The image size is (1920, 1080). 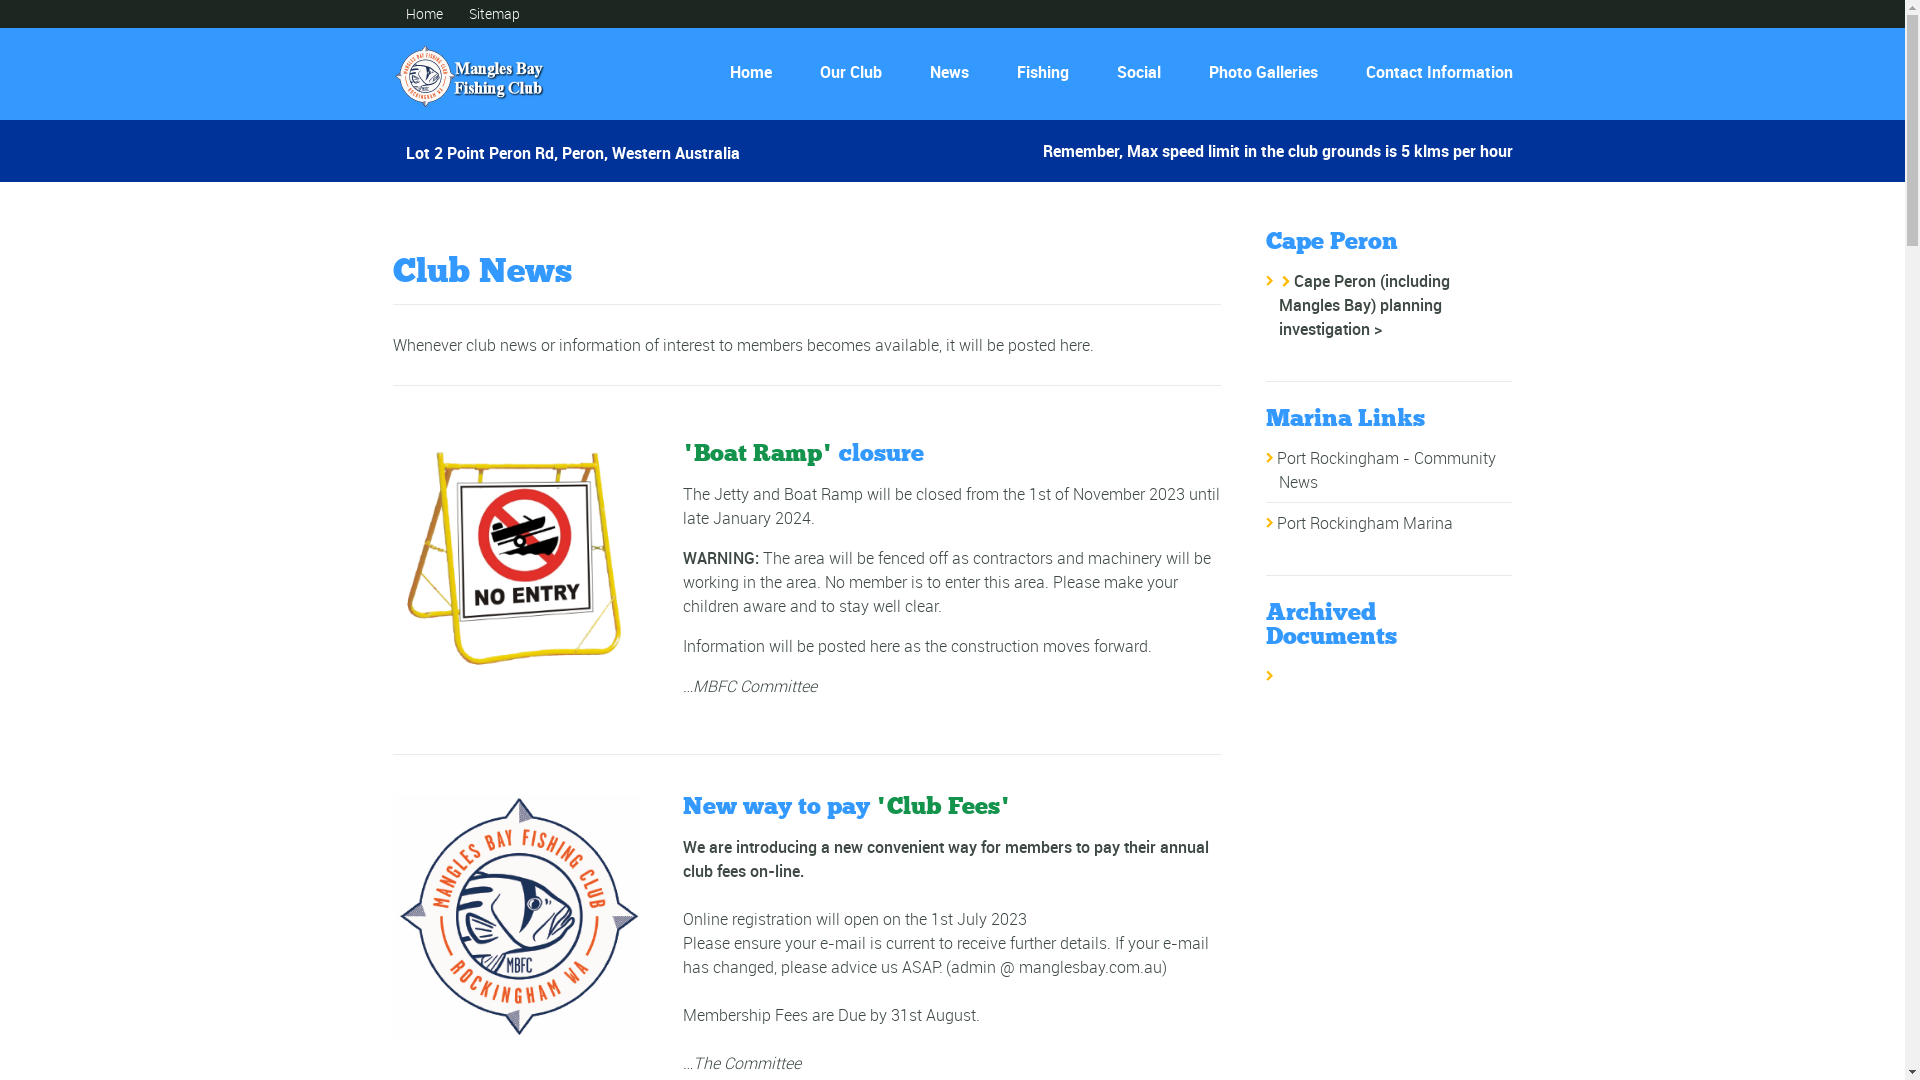 What do you see at coordinates (571, 144) in the screenshot?
I see `'Lot 2 Point Peron Rd, Peron, Western Australia'` at bounding box center [571, 144].